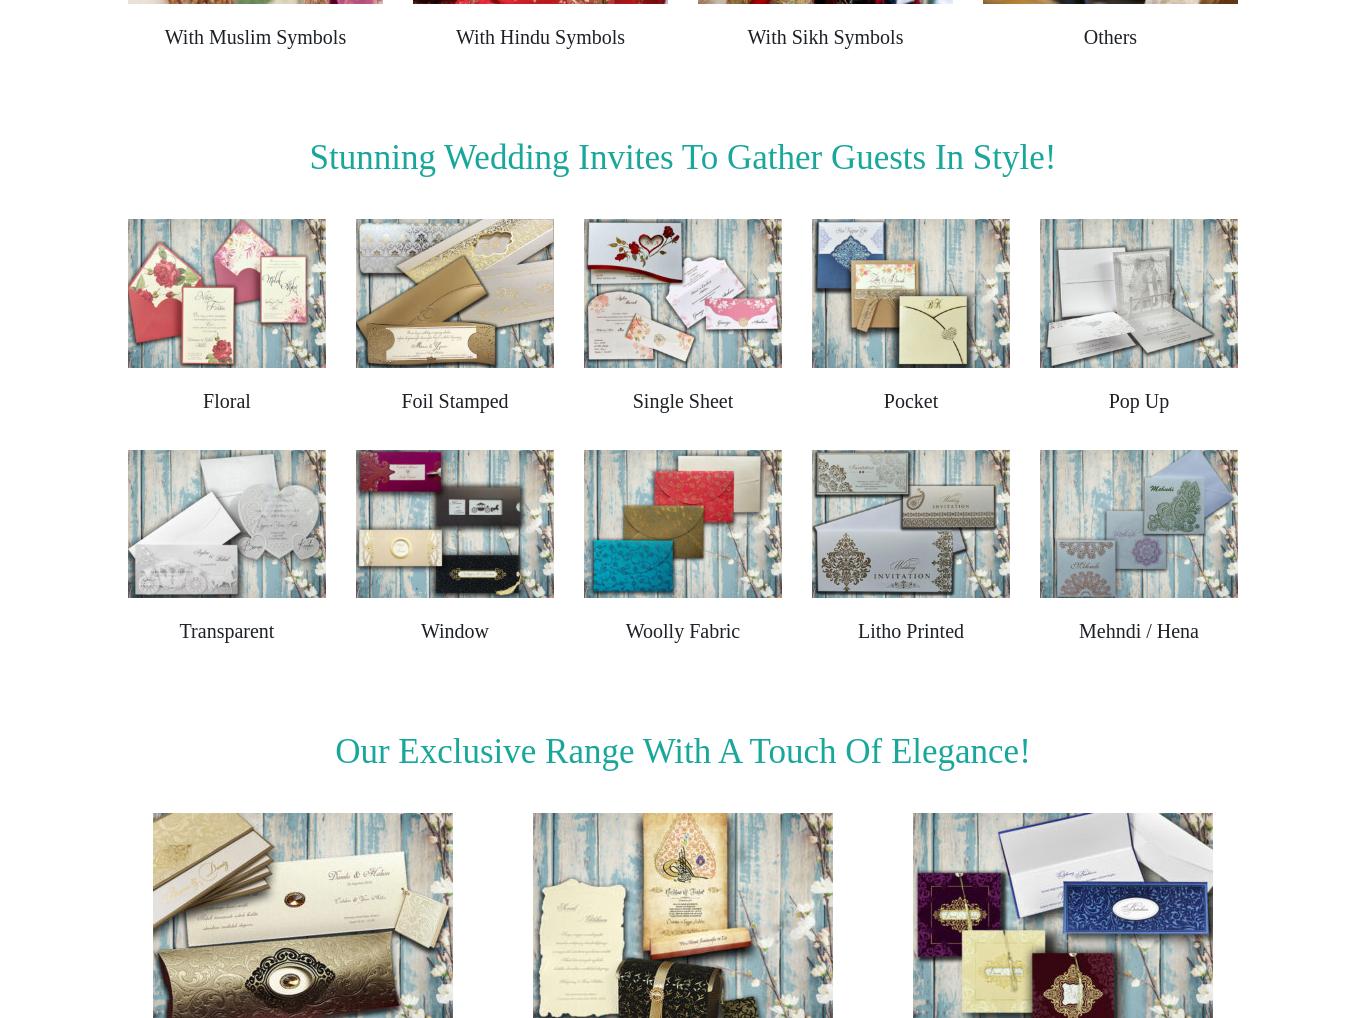 Image resolution: width=1366 pixels, height=1018 pixels. I want to click on 'Pocket', so click(881, 399).